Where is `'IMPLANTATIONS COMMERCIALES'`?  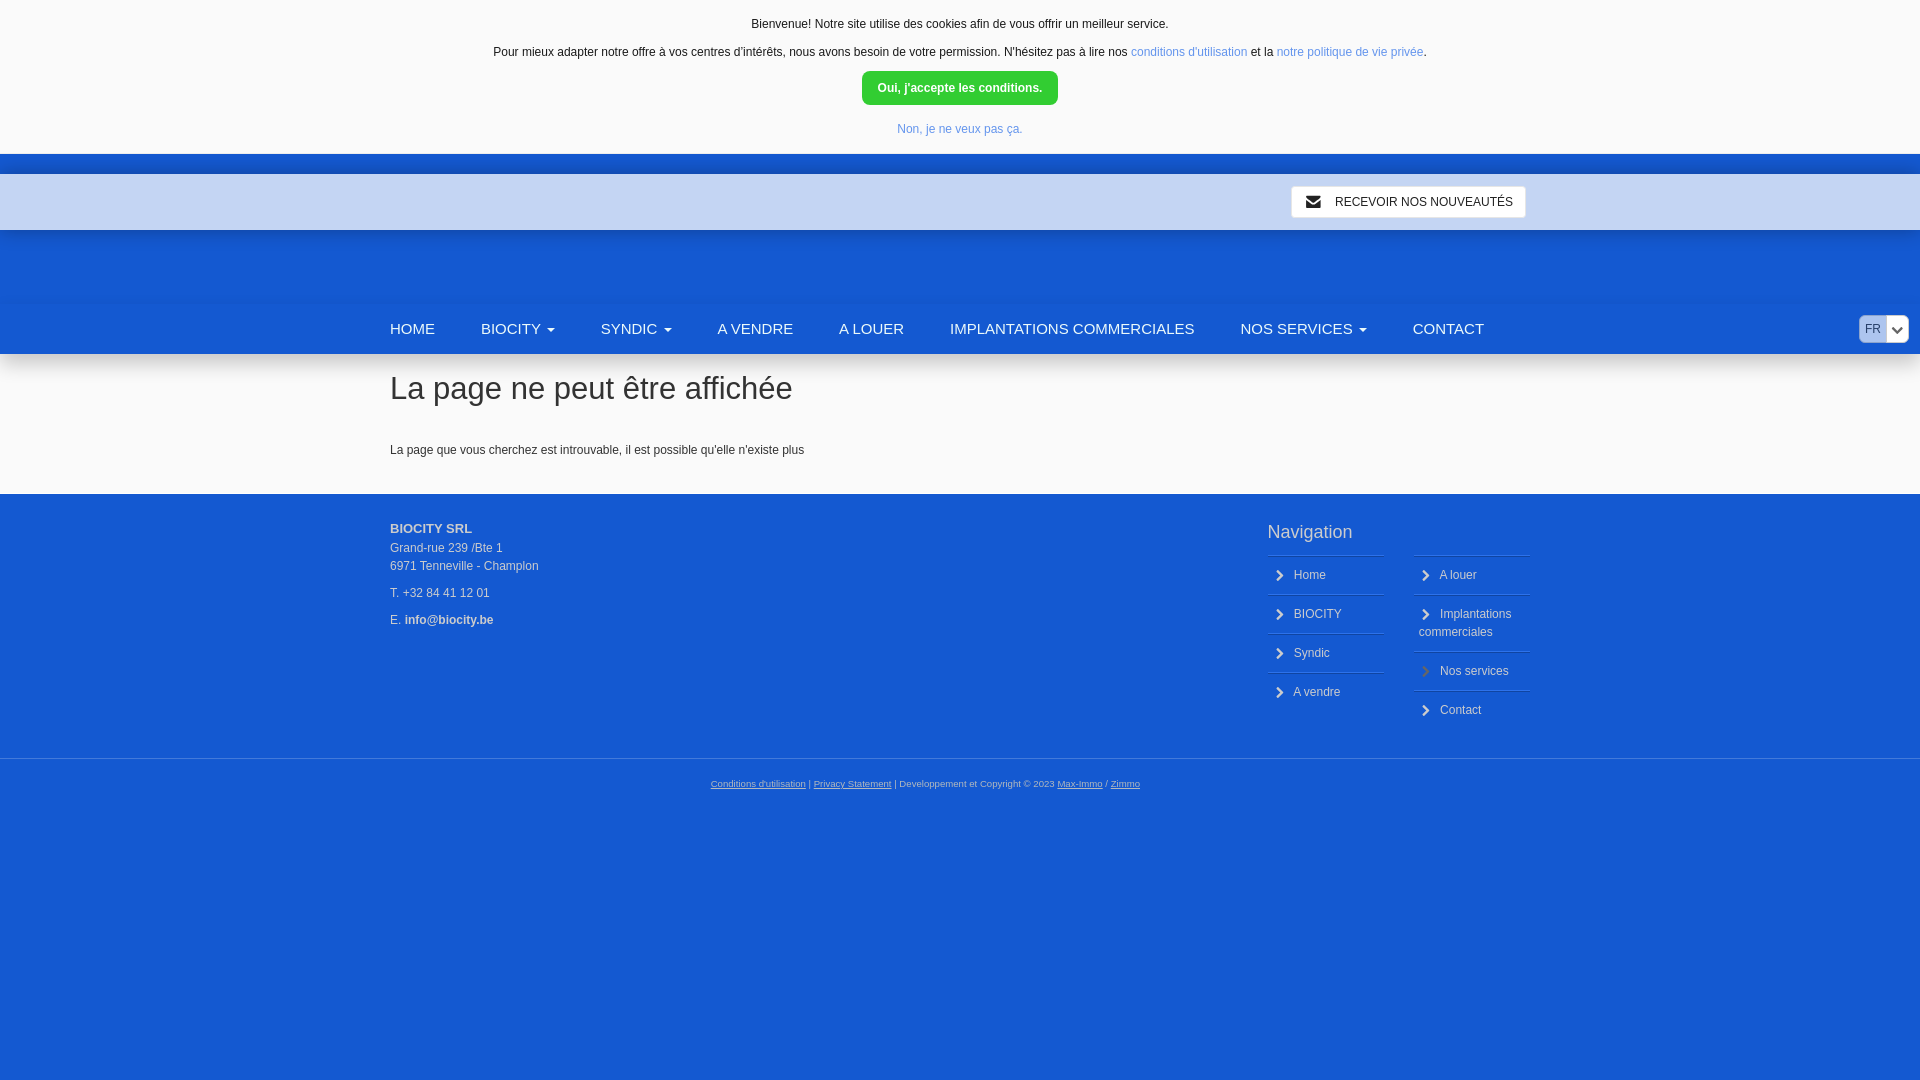 'IMPLANTATIONS COMMERCIALES' is located at coordinates (1093, 327).